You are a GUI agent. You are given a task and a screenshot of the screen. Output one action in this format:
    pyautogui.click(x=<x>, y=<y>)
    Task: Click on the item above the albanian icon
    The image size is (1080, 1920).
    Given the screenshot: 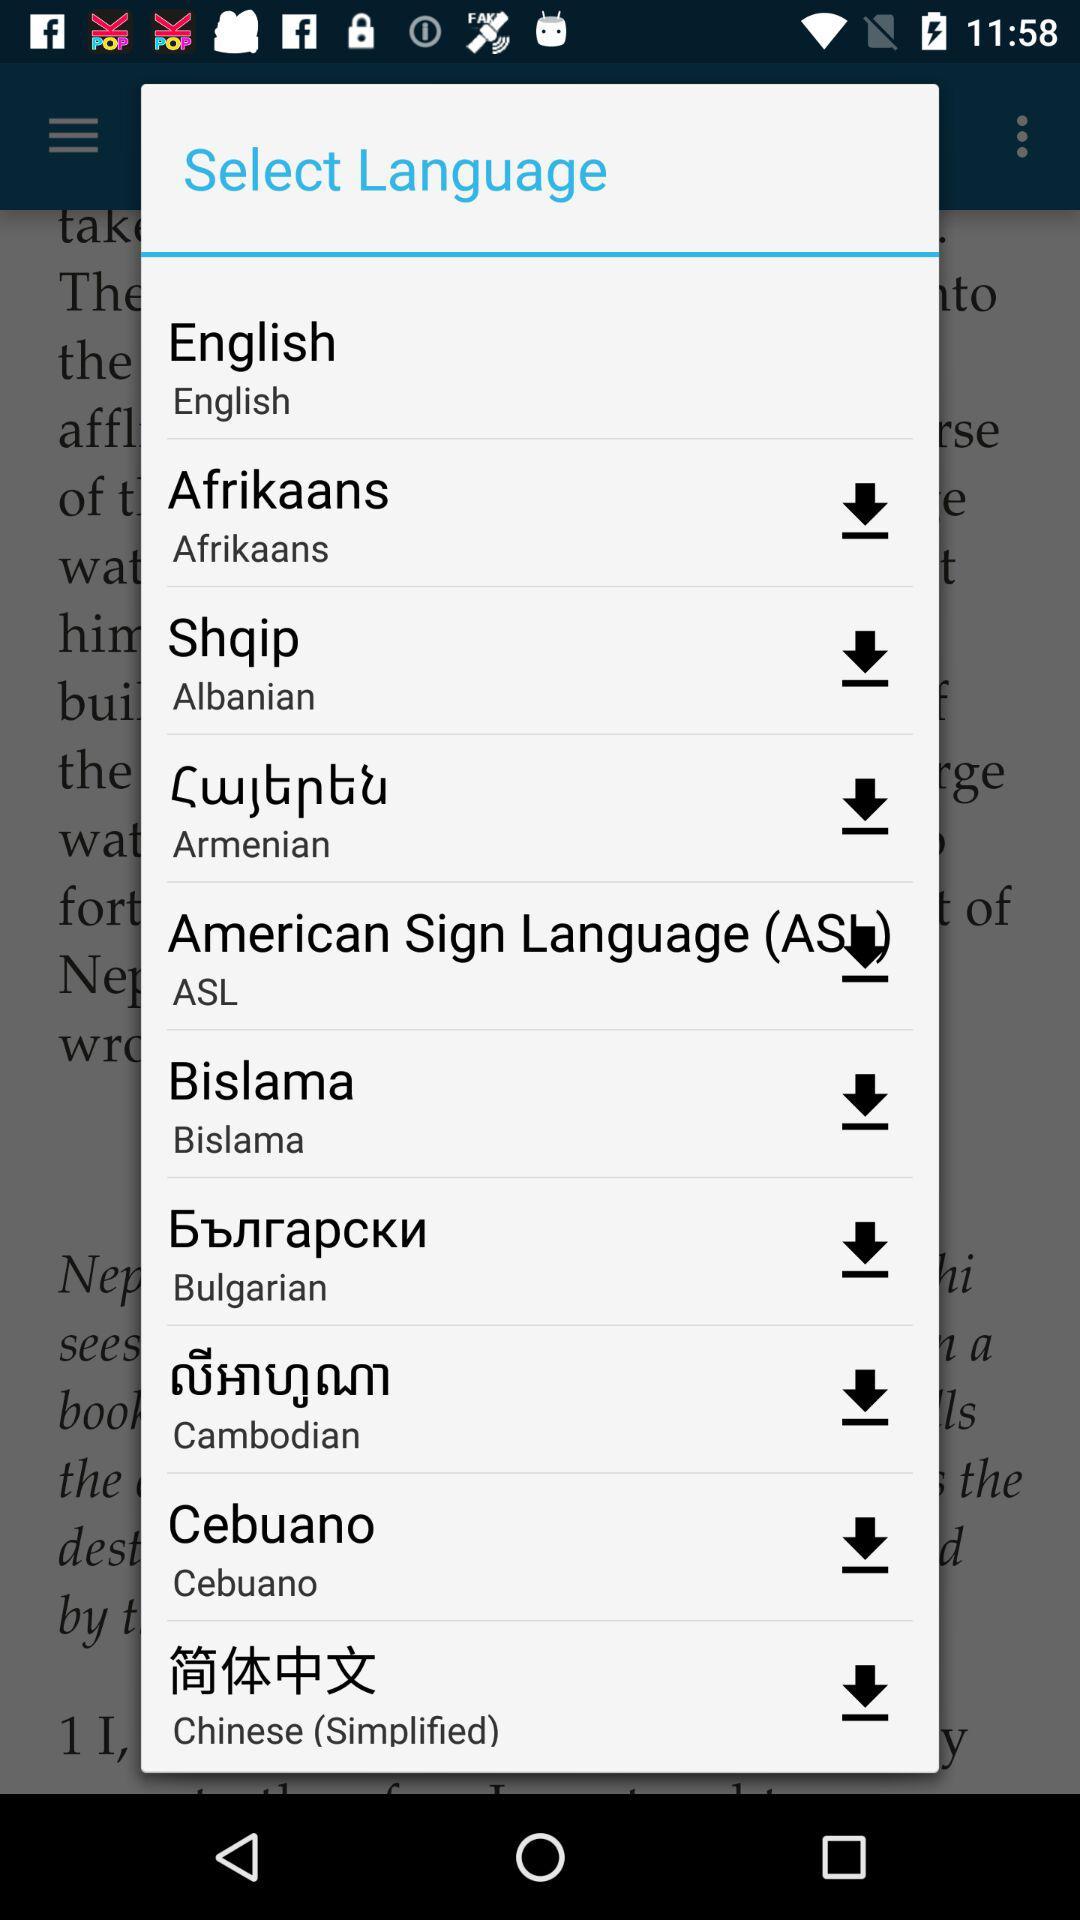 What is the action you would take?
    pyautogui.click(x=540, y=627)
    